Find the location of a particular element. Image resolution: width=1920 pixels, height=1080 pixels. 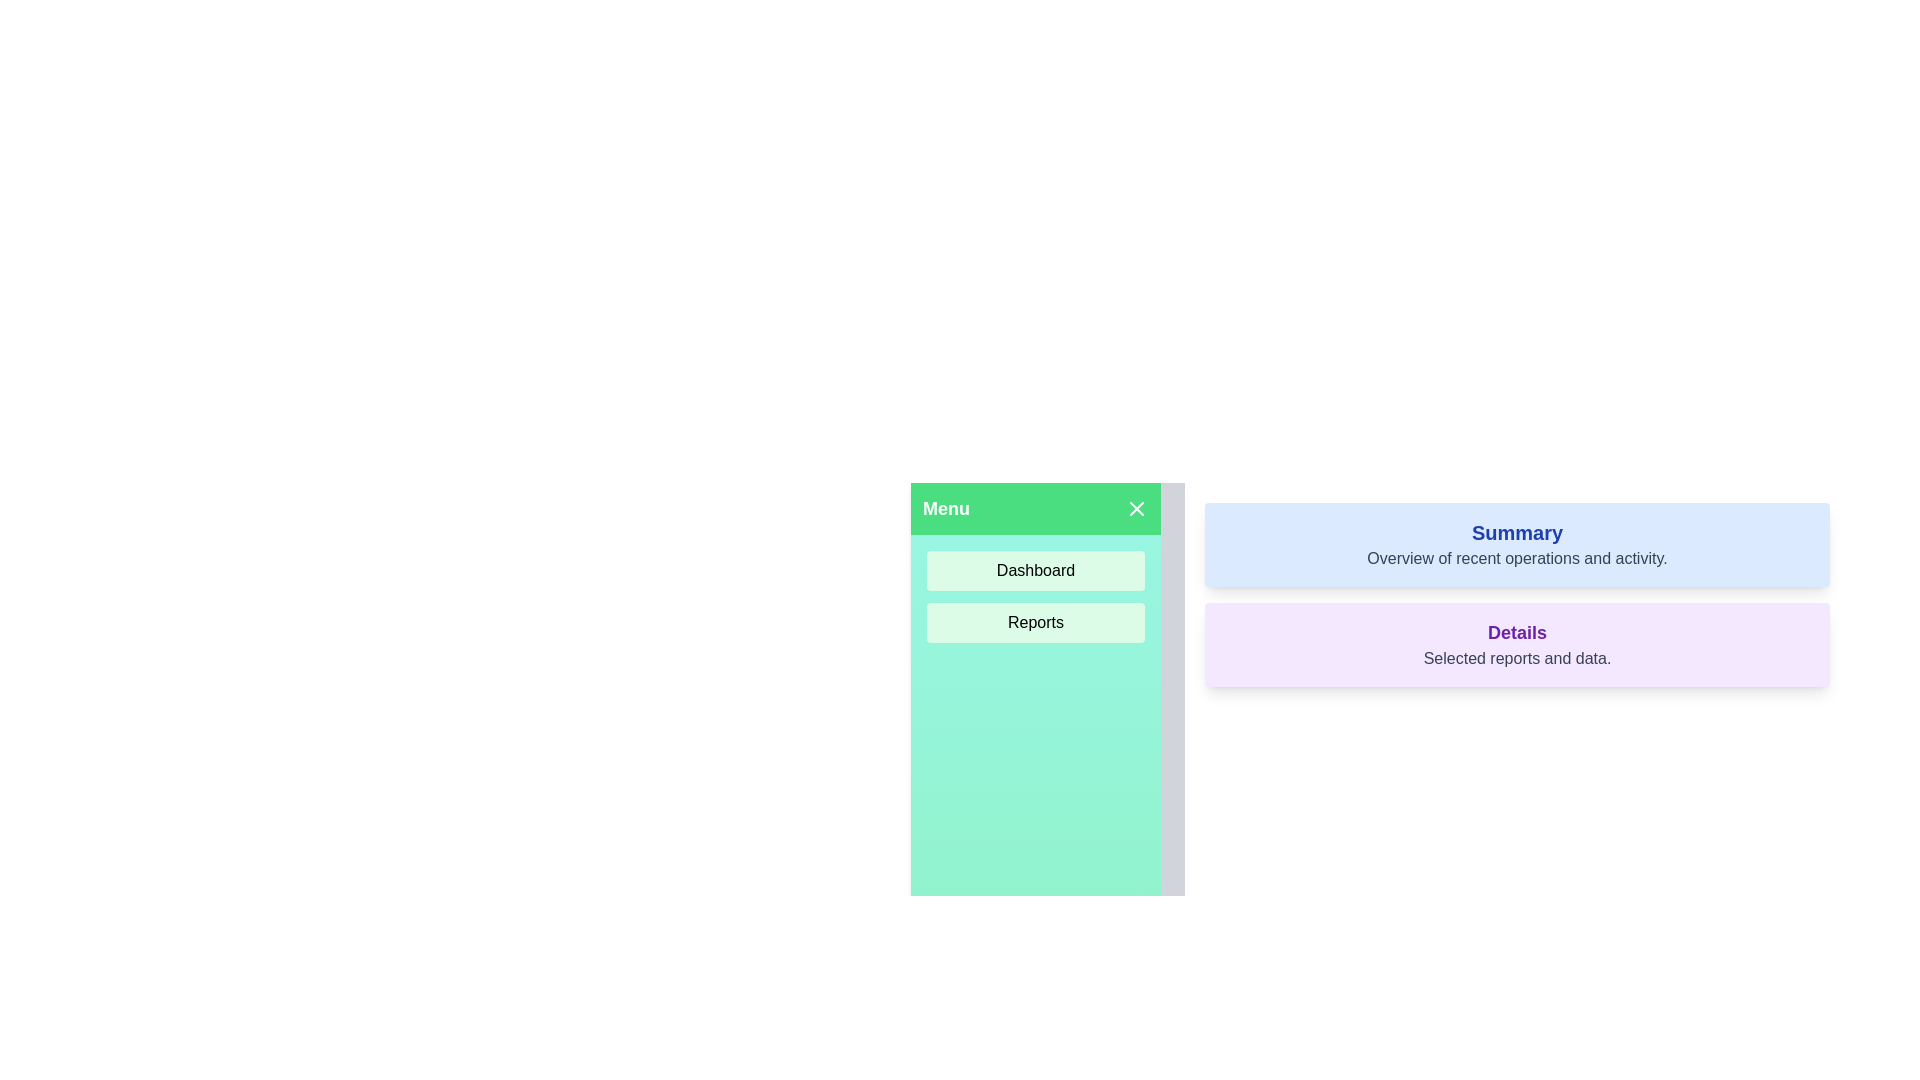

the static text label displaying 'Menu' in bold white font on a green background, located in the top-left corner of the header bar is located at coordinates (945, 508).